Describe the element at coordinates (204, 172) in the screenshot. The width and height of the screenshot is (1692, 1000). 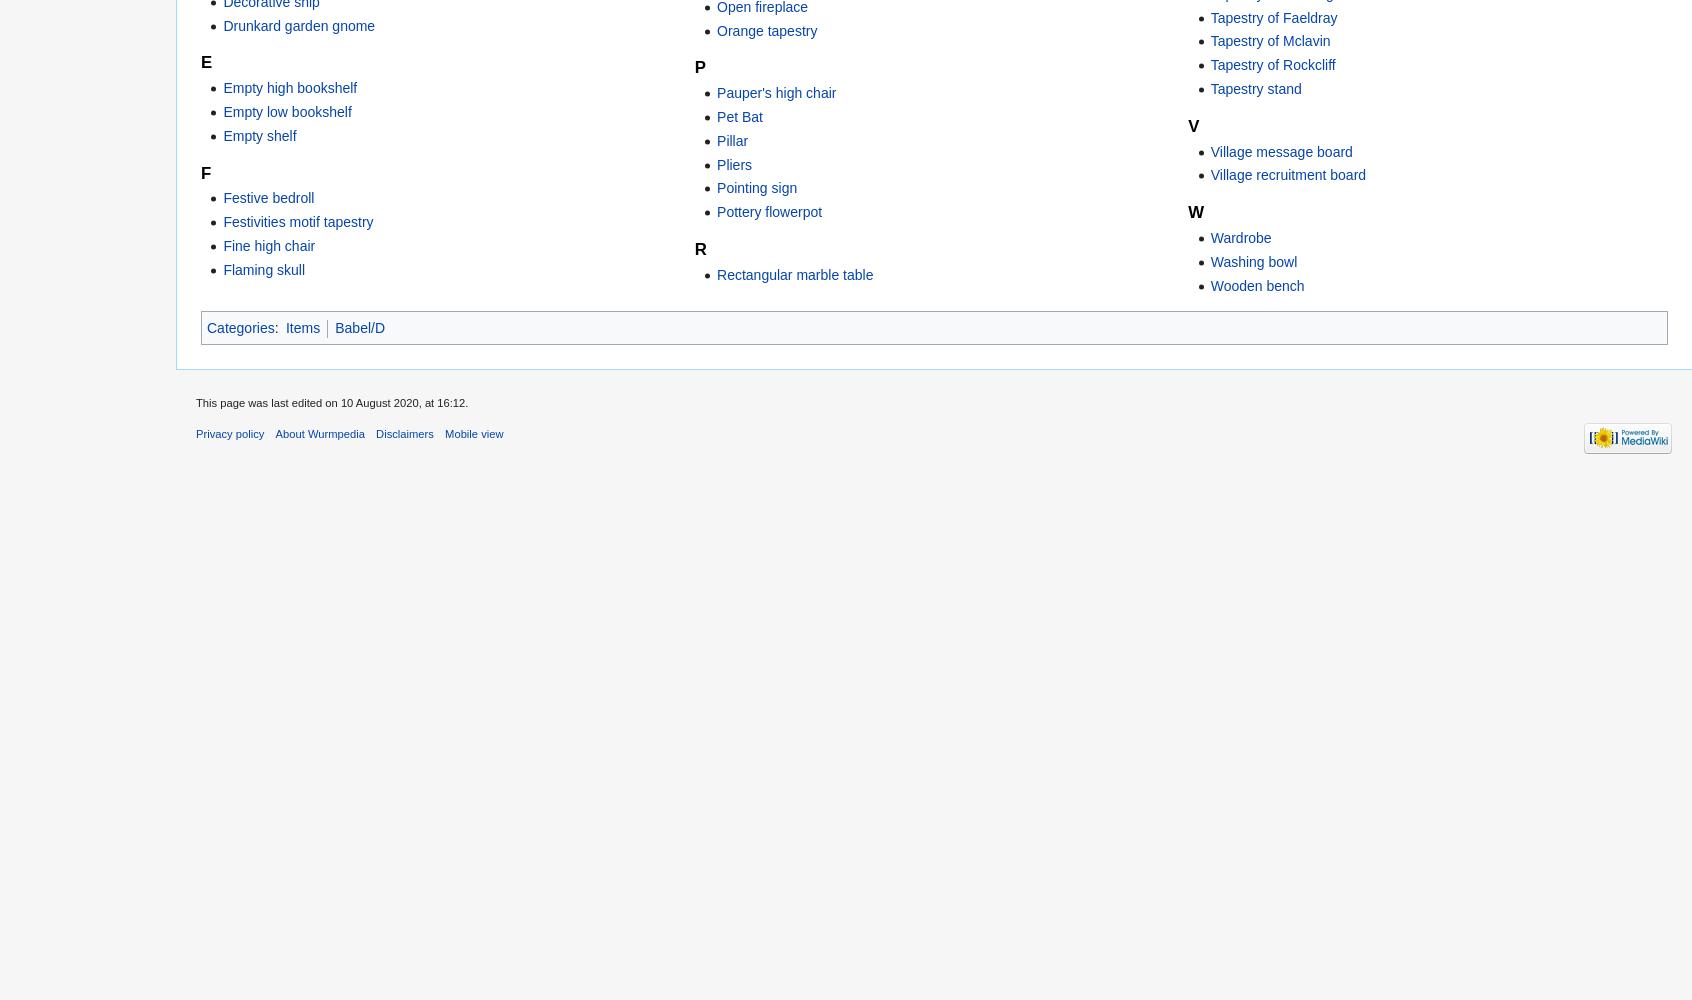
I see `'F'` at that location.